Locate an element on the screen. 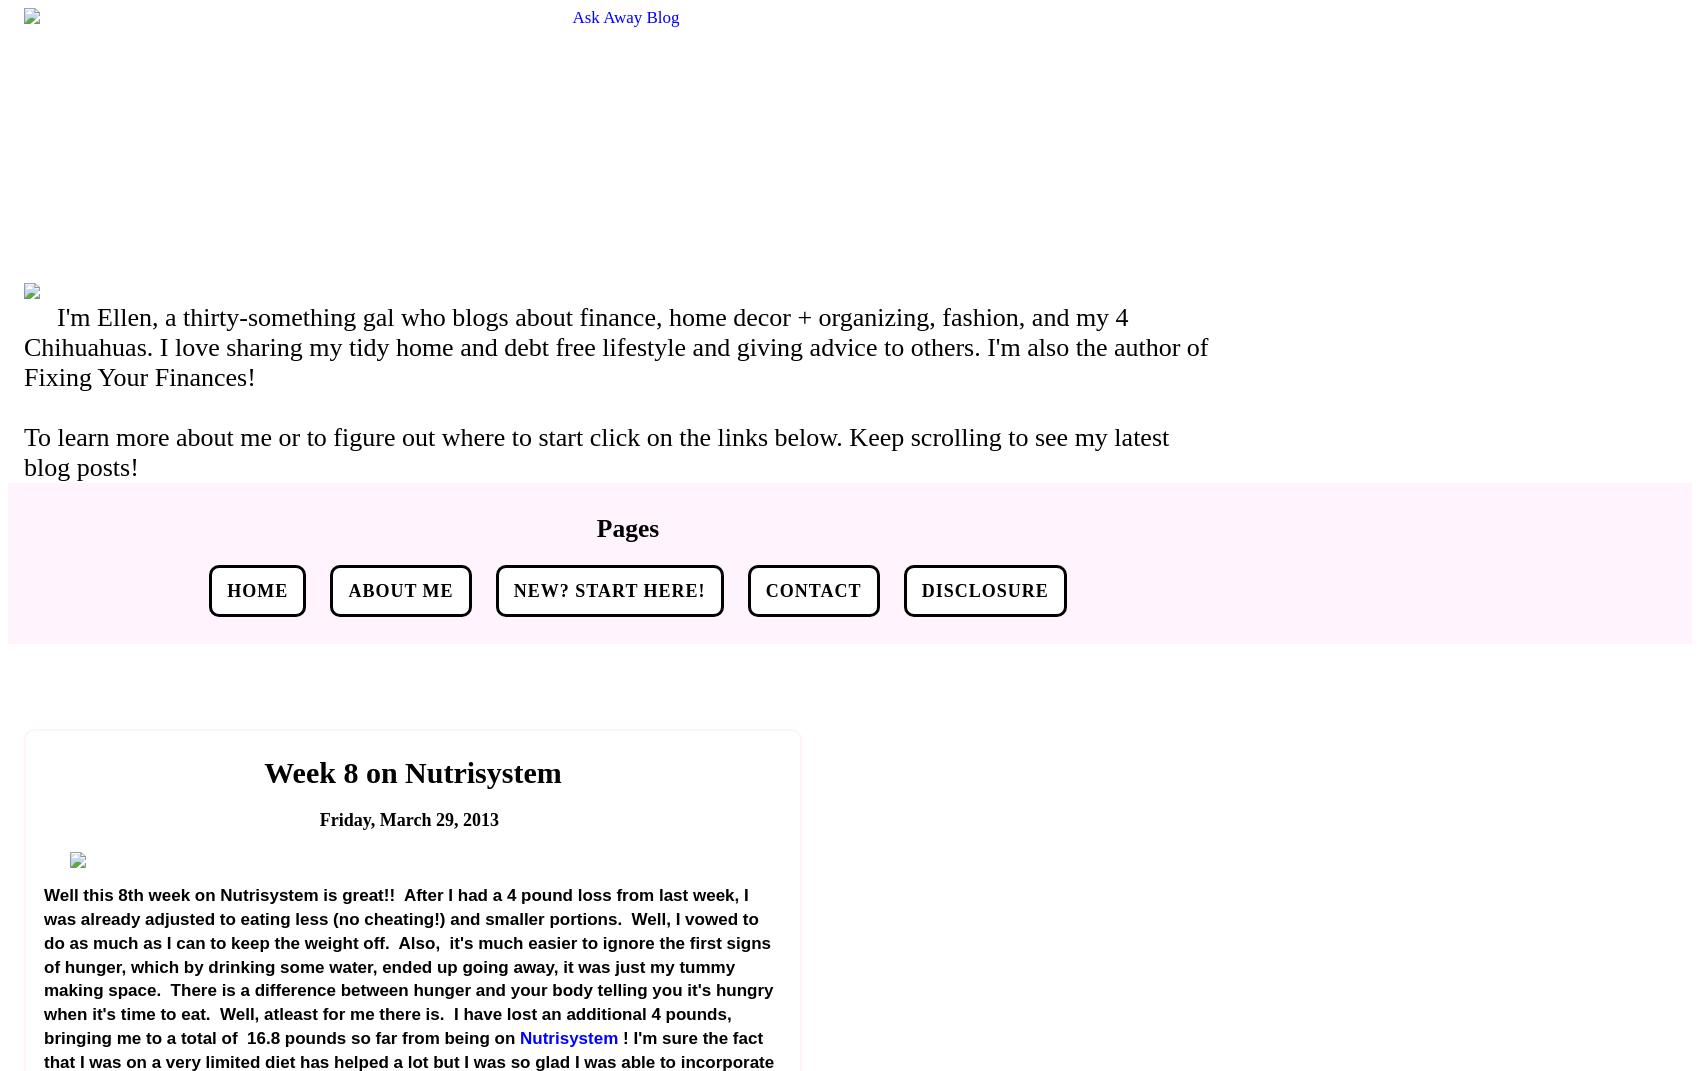 The height and width of the screenshot is (1071, 1708). 'Pages' is located at coordinates (627, 527).